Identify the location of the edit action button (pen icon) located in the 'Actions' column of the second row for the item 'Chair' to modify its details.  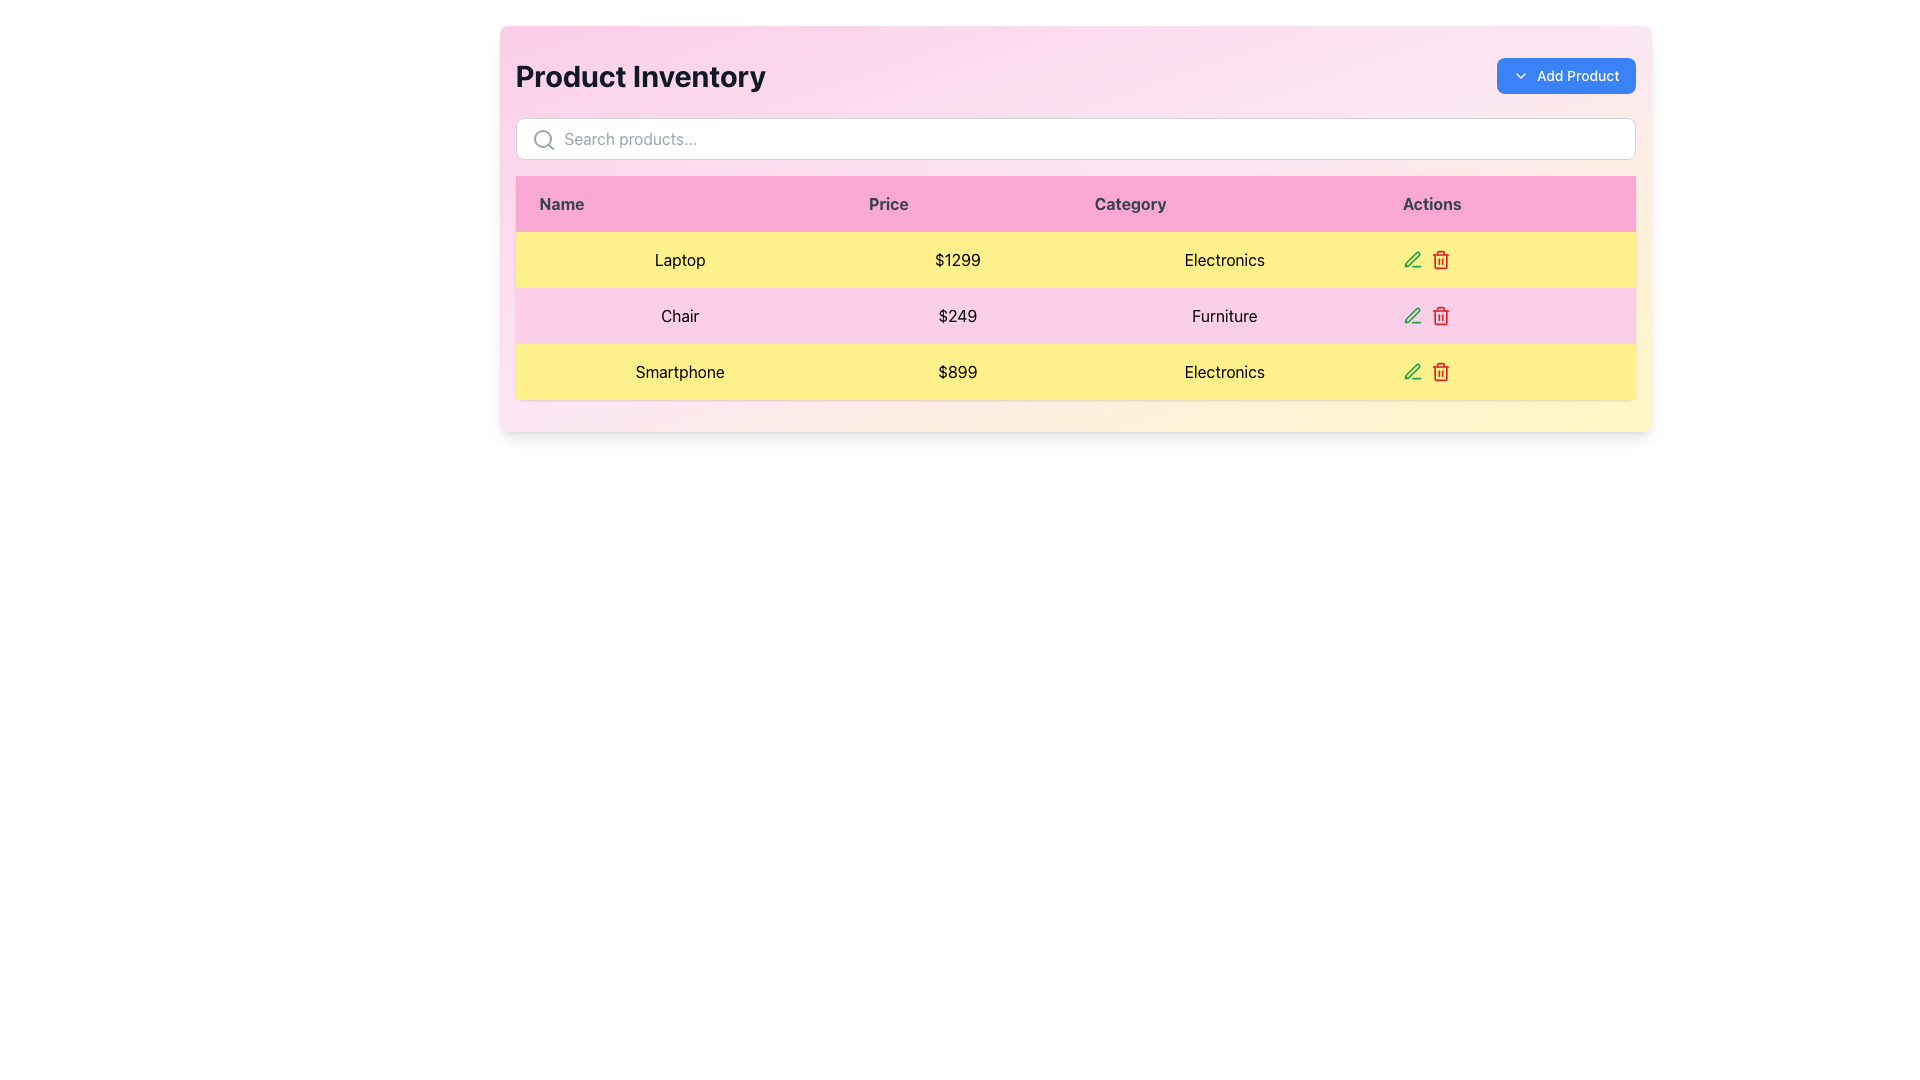
(1411, 258).